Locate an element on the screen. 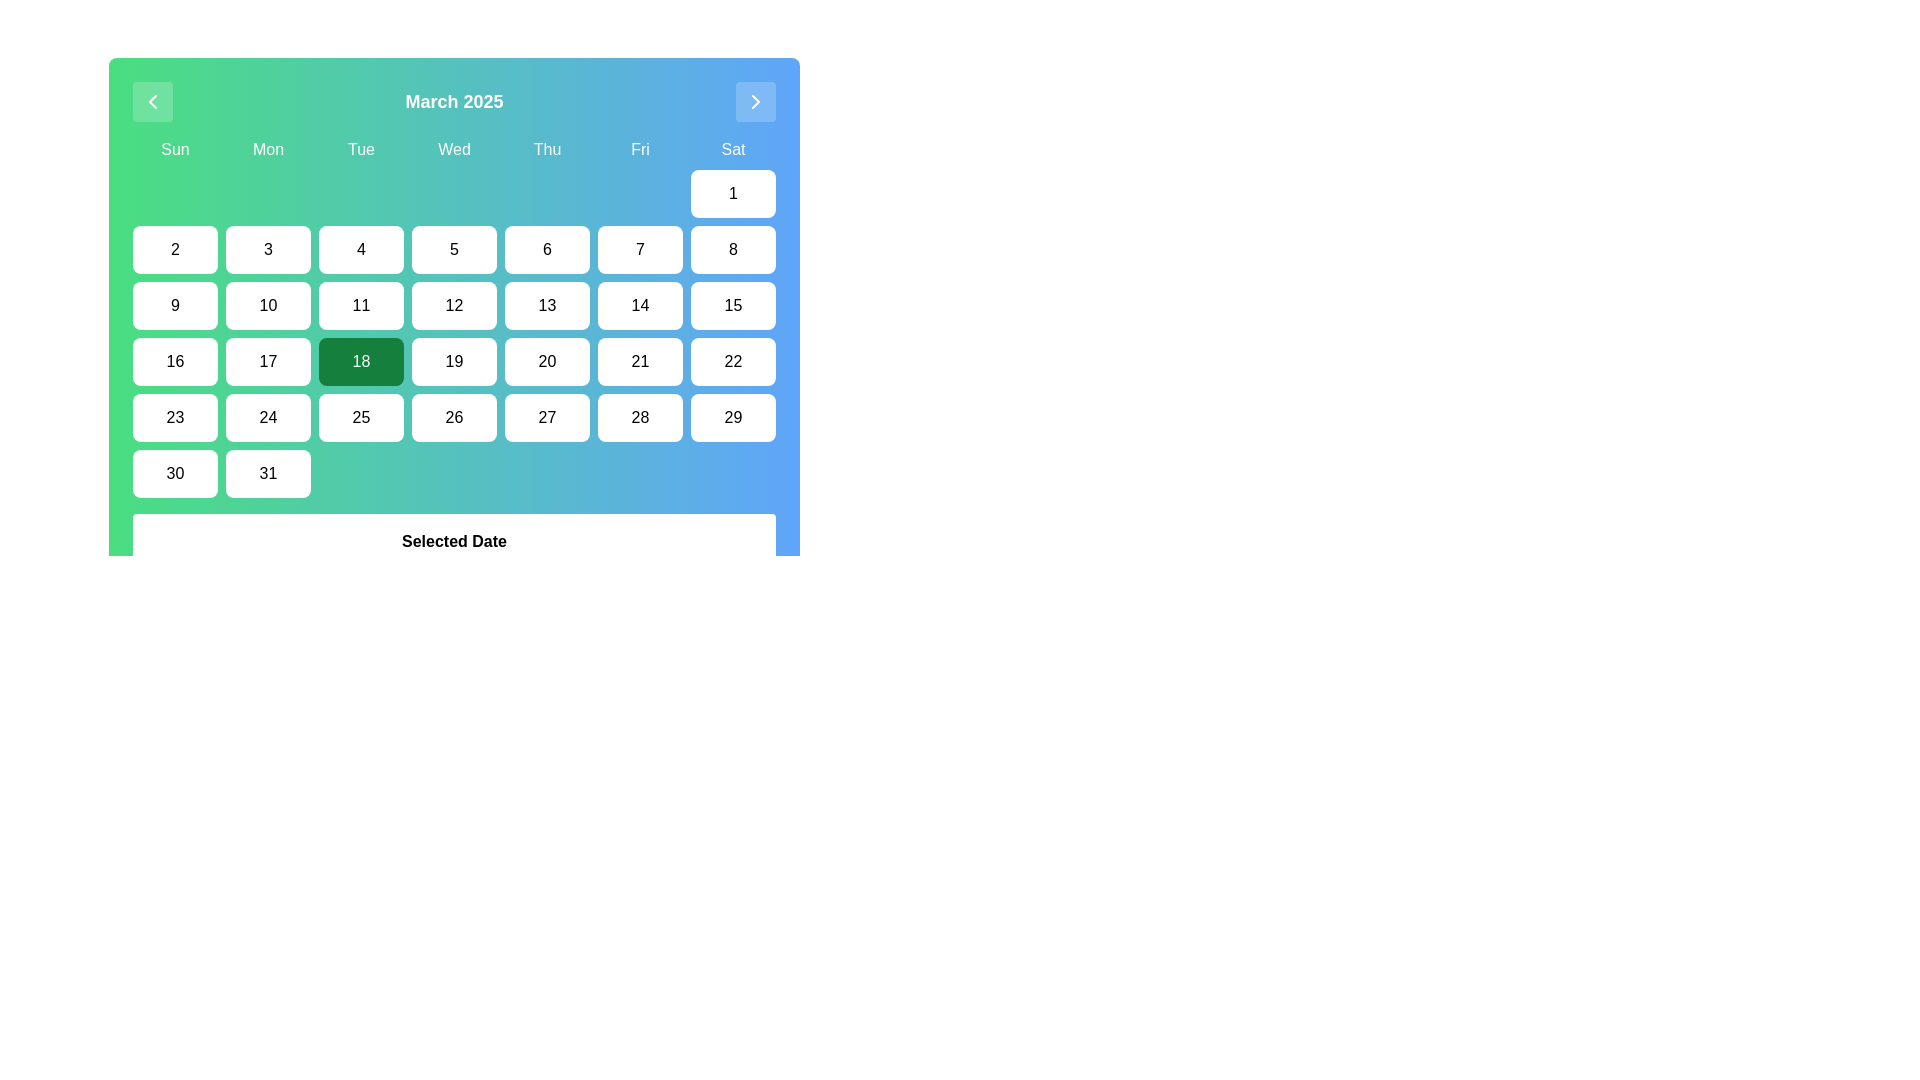 This screenshot has width=1920, height=1080. the Text label that serves as a header indicating the subsequent information about the selected date, positioned above the text 'Tue Mar 18 2025' is located at coordinates (453, 542).